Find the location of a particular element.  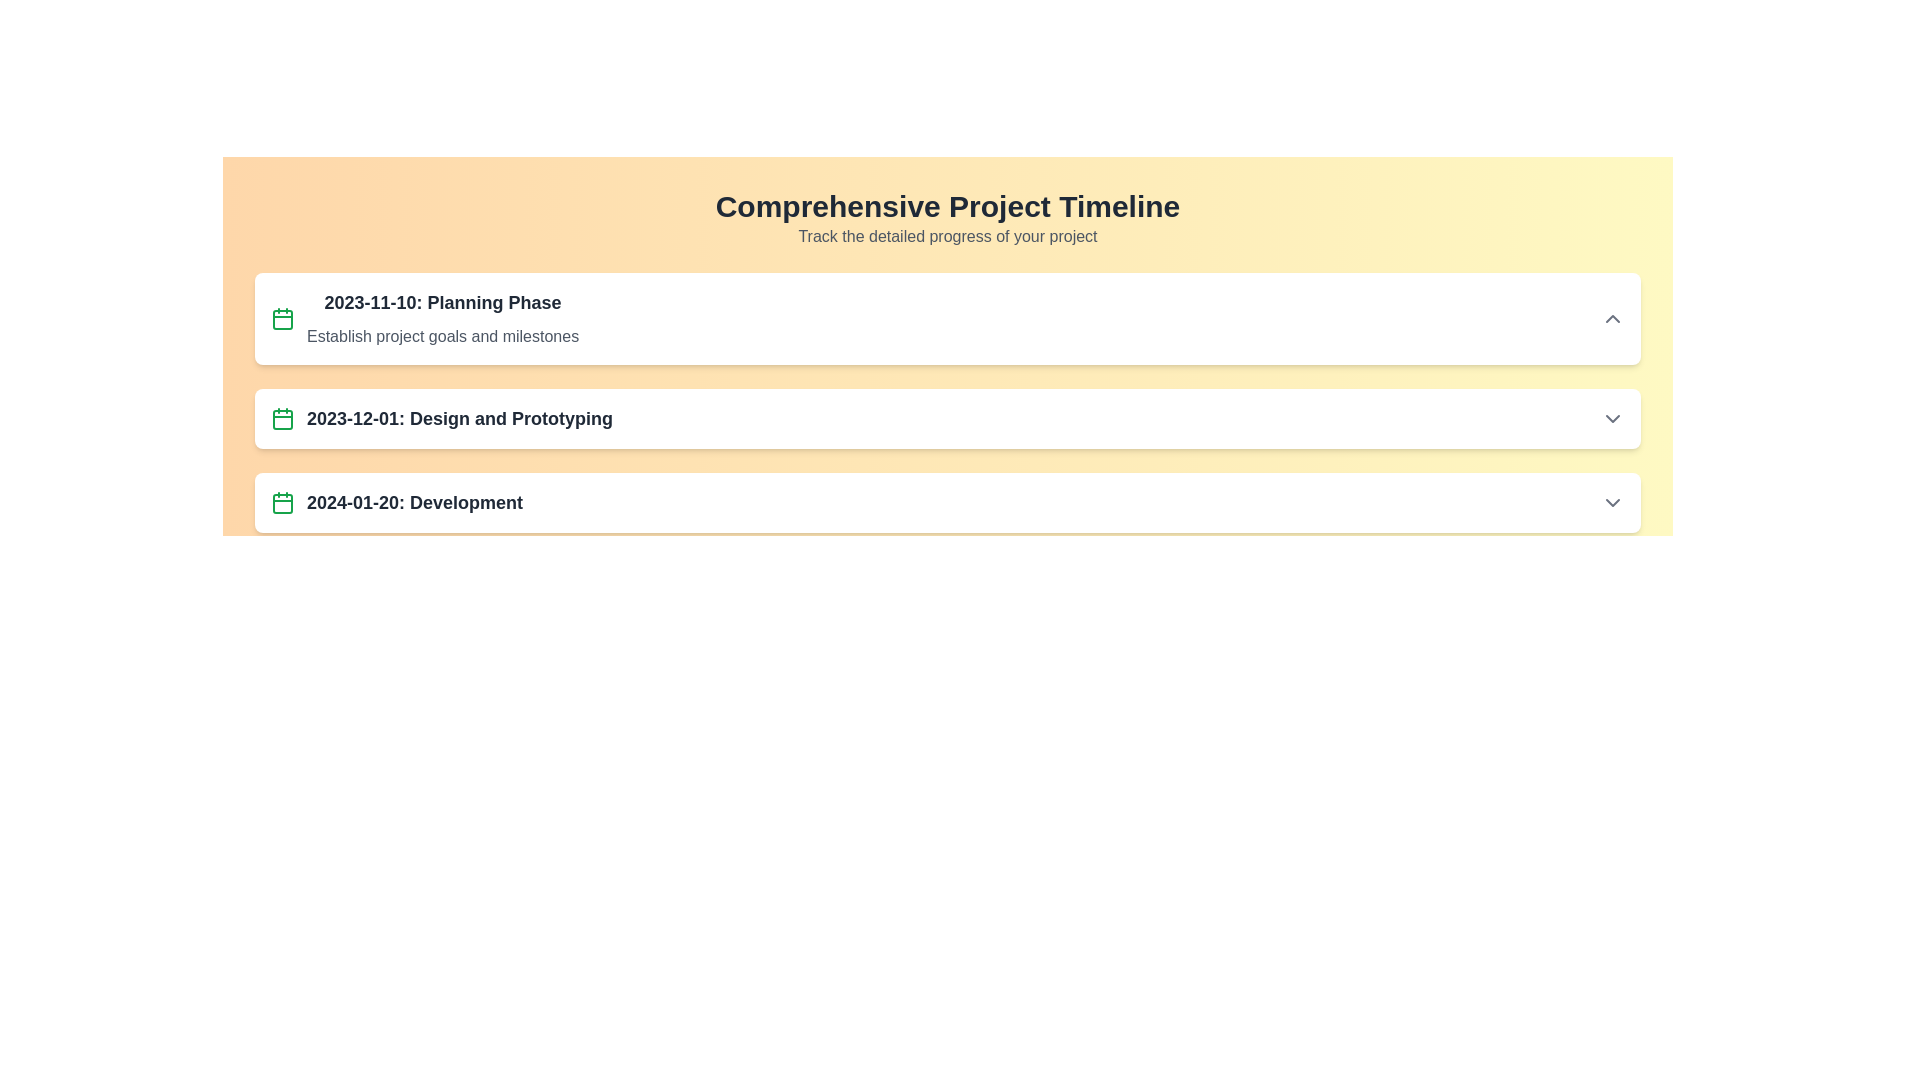

the calendar icon located to the left of the text '2023-11-10: Planning Phase' in the first item of the project milestones list is located at coordinates (282, 318).